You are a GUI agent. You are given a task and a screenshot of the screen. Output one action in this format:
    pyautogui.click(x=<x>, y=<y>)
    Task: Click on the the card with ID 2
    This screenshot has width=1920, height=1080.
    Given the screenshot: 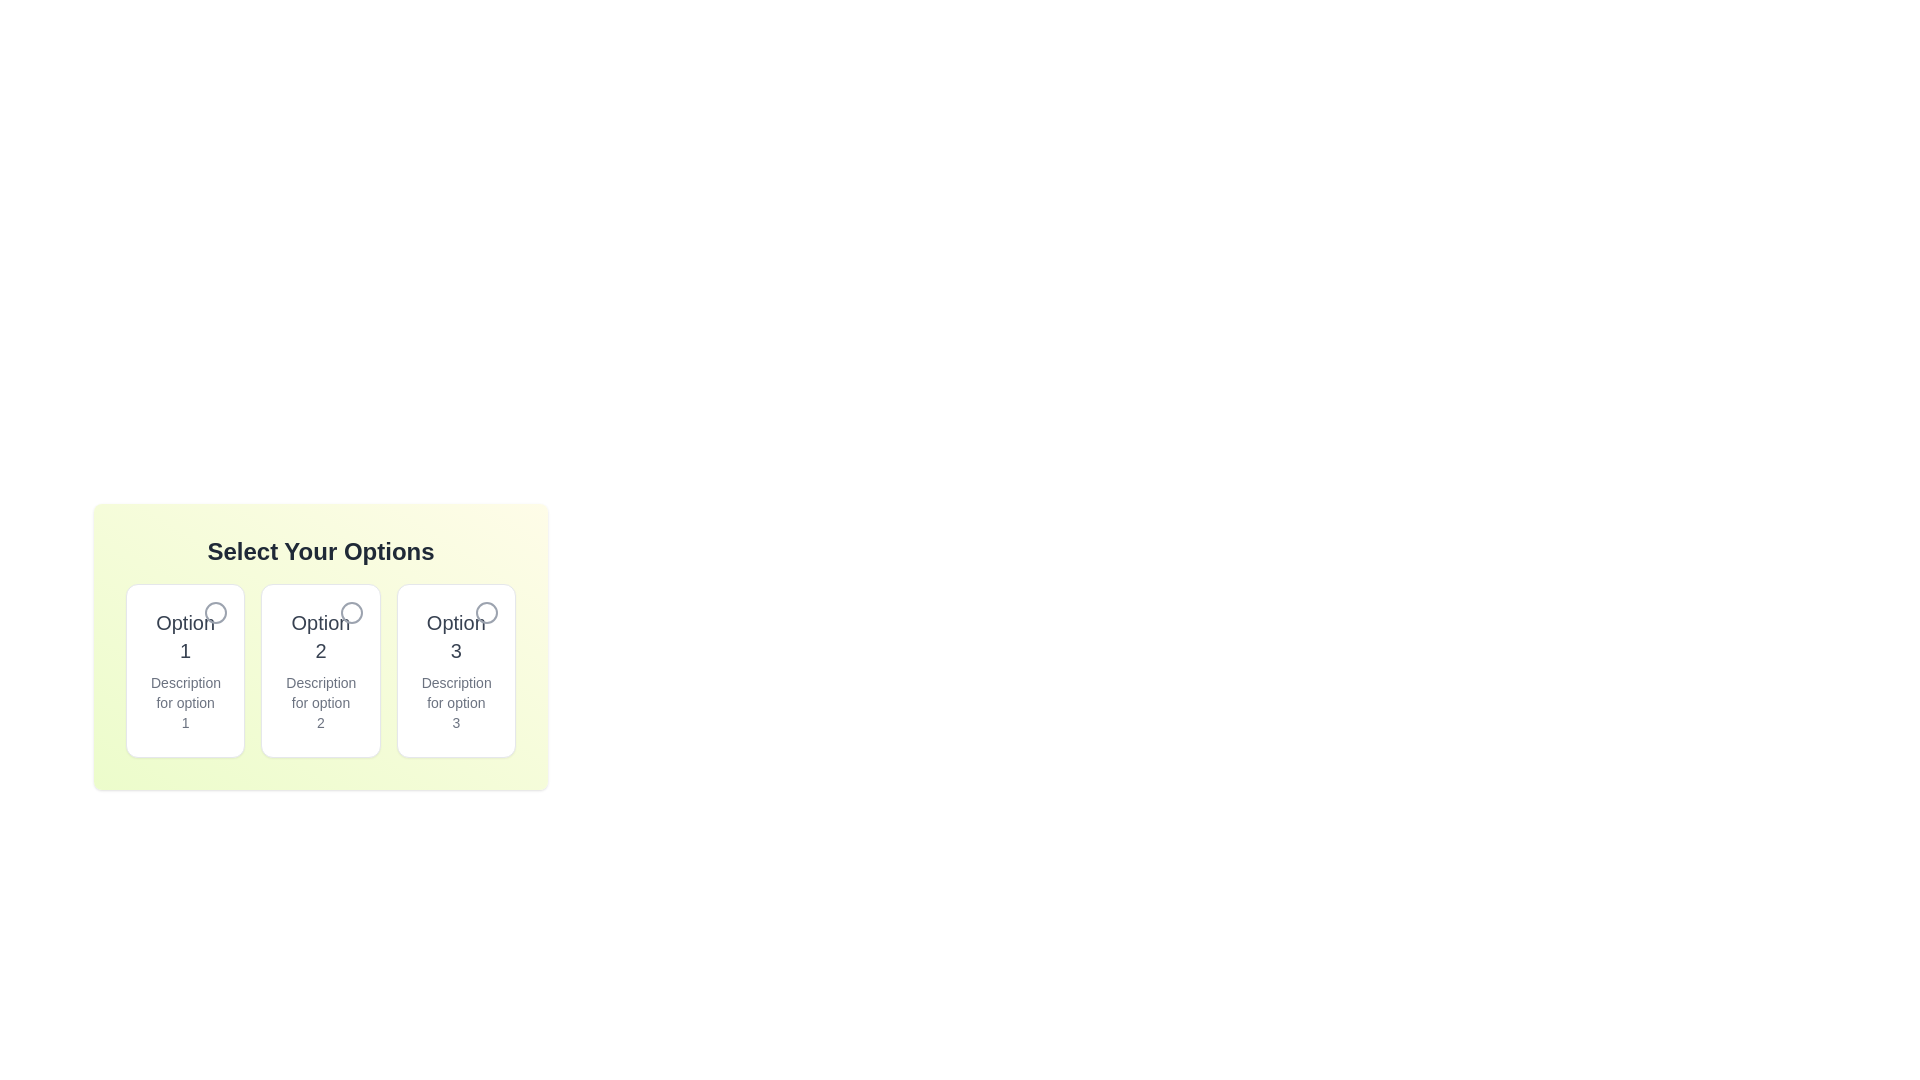 What is the action you would take?
    pyautogui.click(x=321, y=671)
    